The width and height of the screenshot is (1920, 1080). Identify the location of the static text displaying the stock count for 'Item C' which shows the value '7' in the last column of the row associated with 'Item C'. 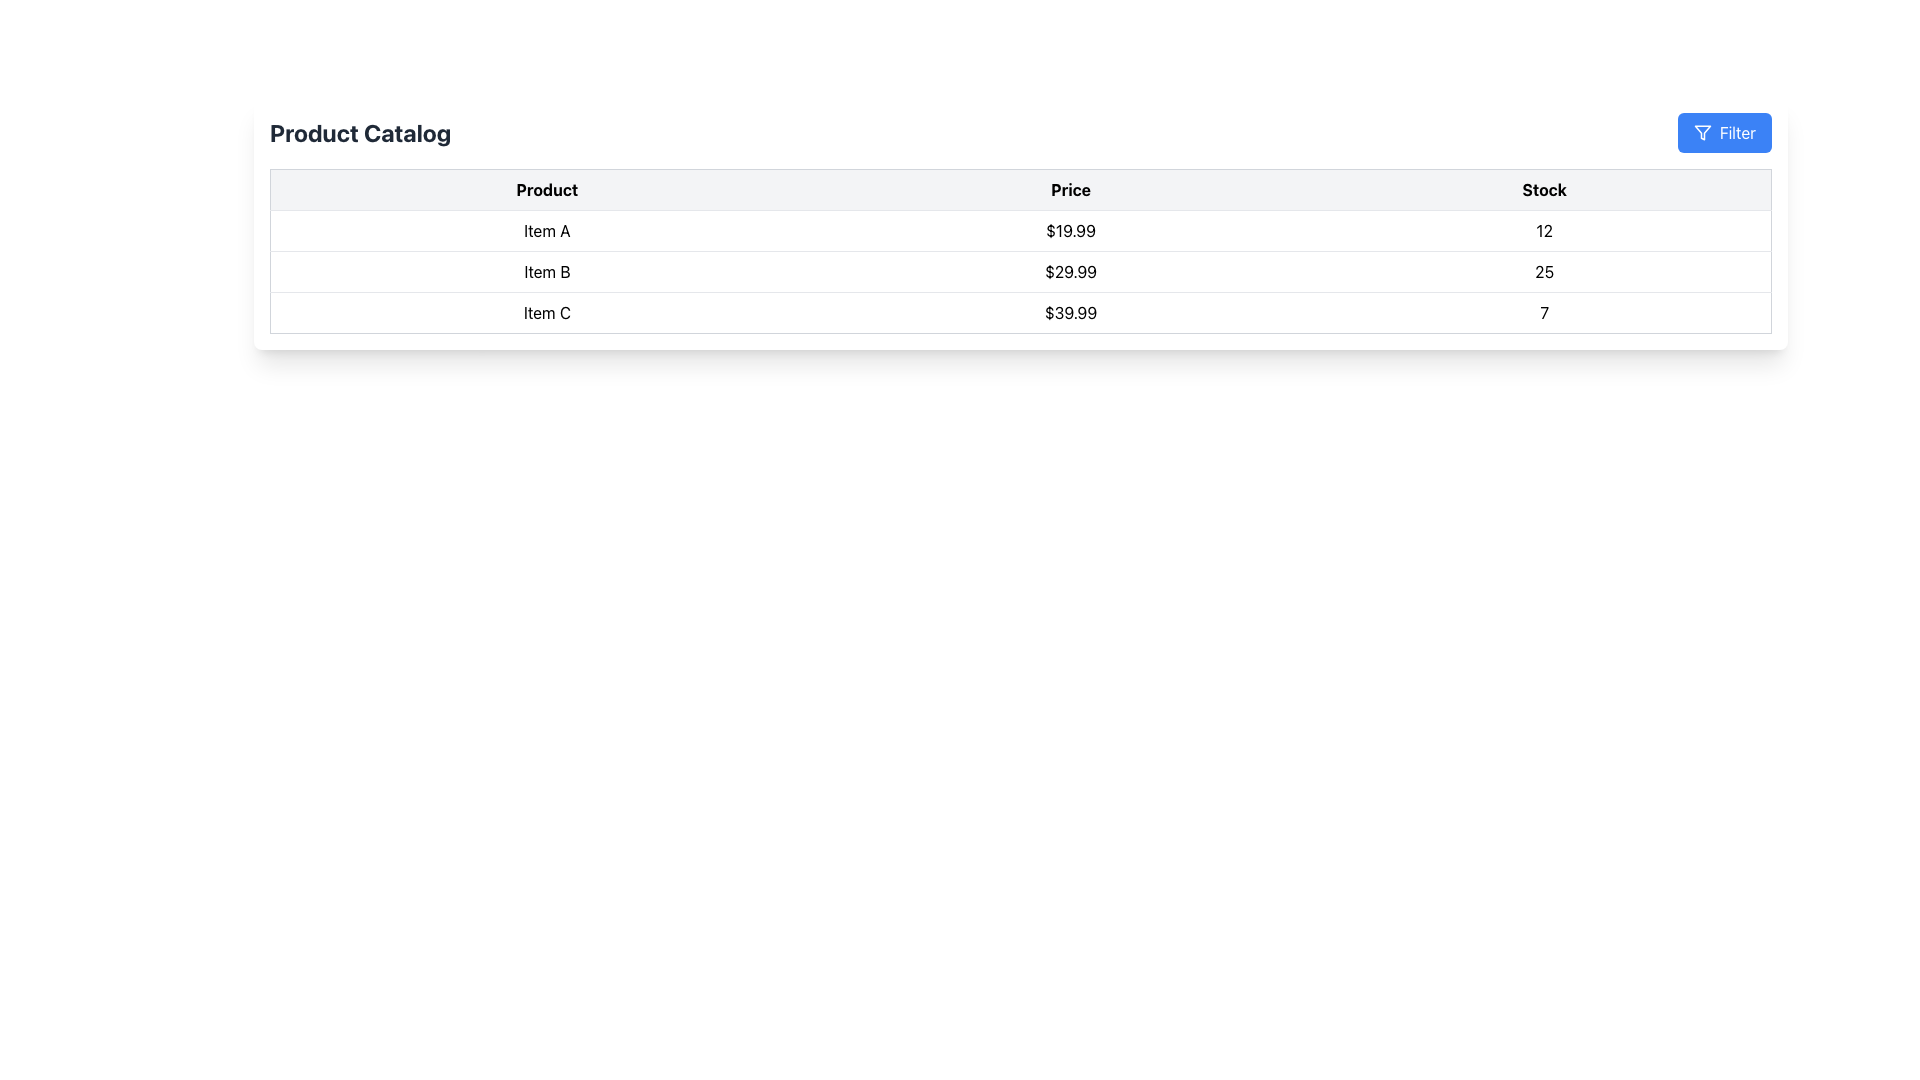
(1544, 312).